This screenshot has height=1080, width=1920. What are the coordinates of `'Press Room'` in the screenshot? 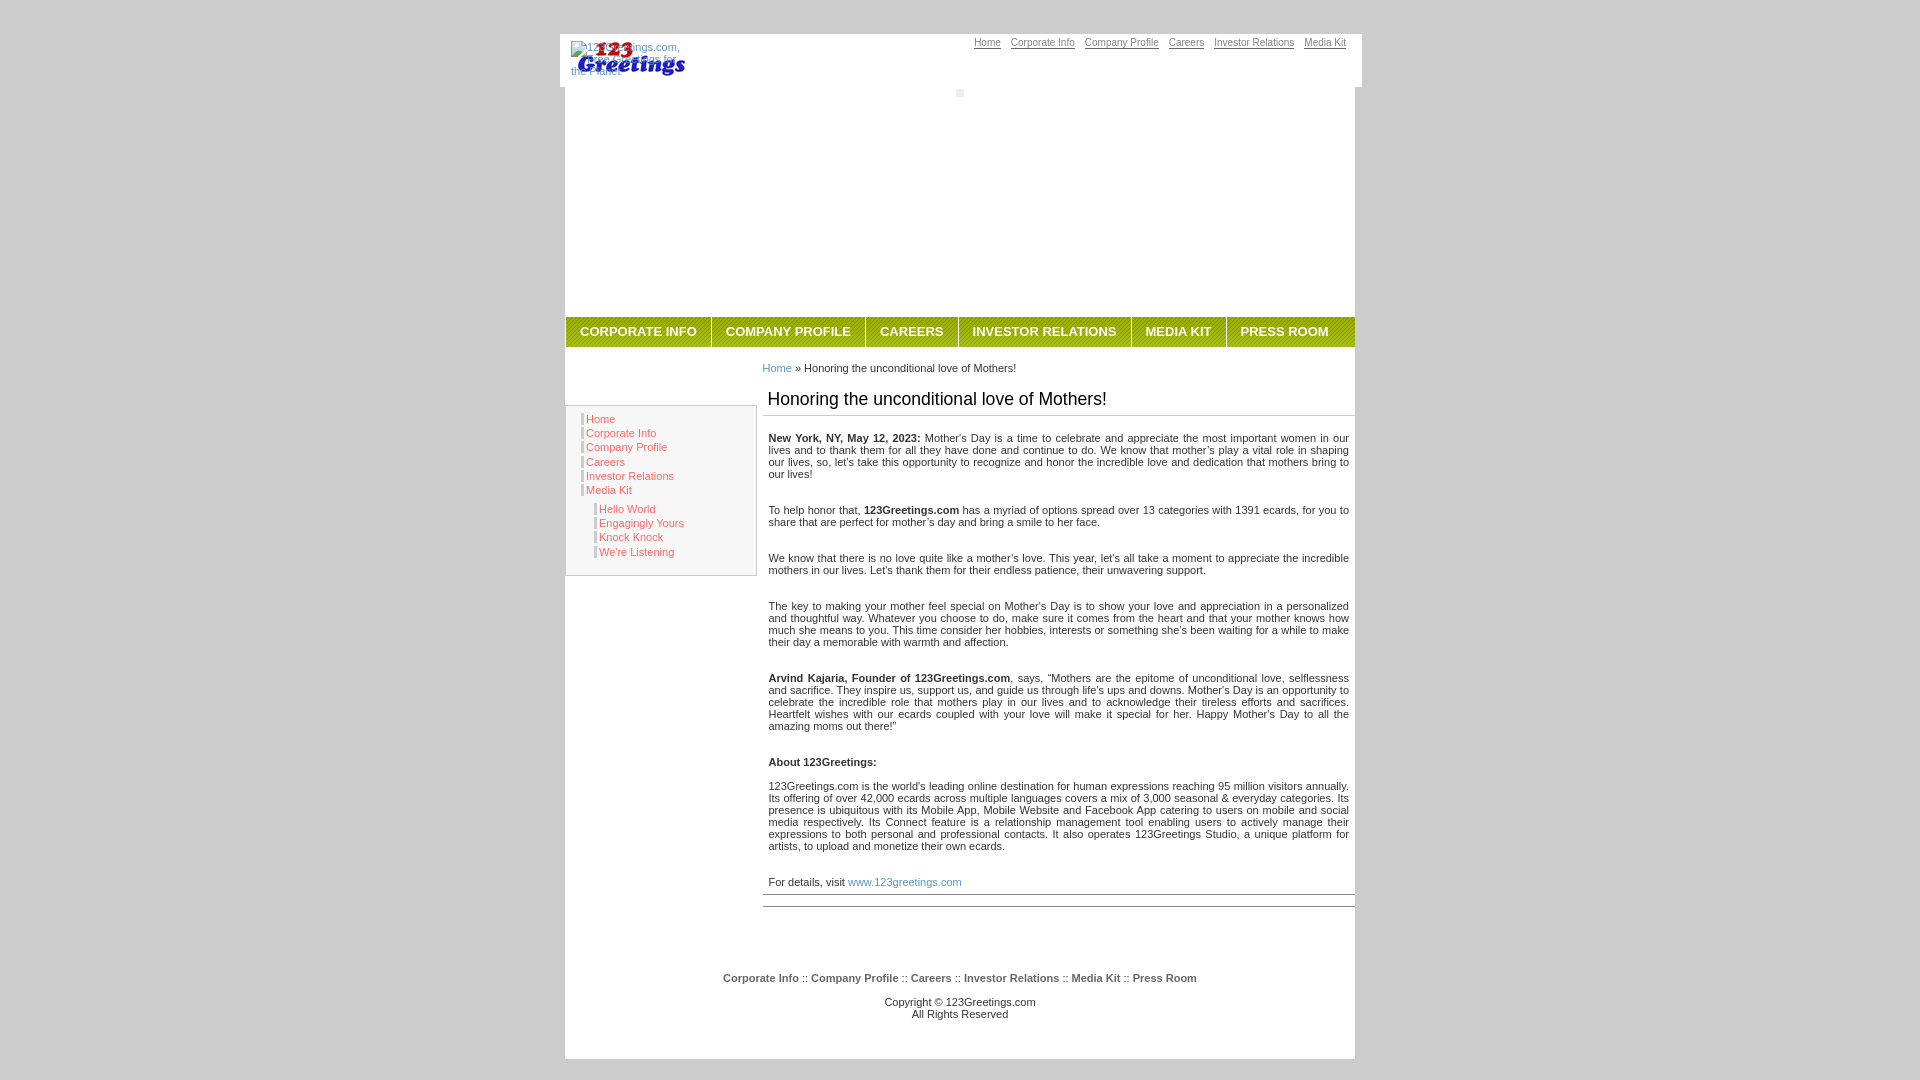 It's located at (1165, 977).